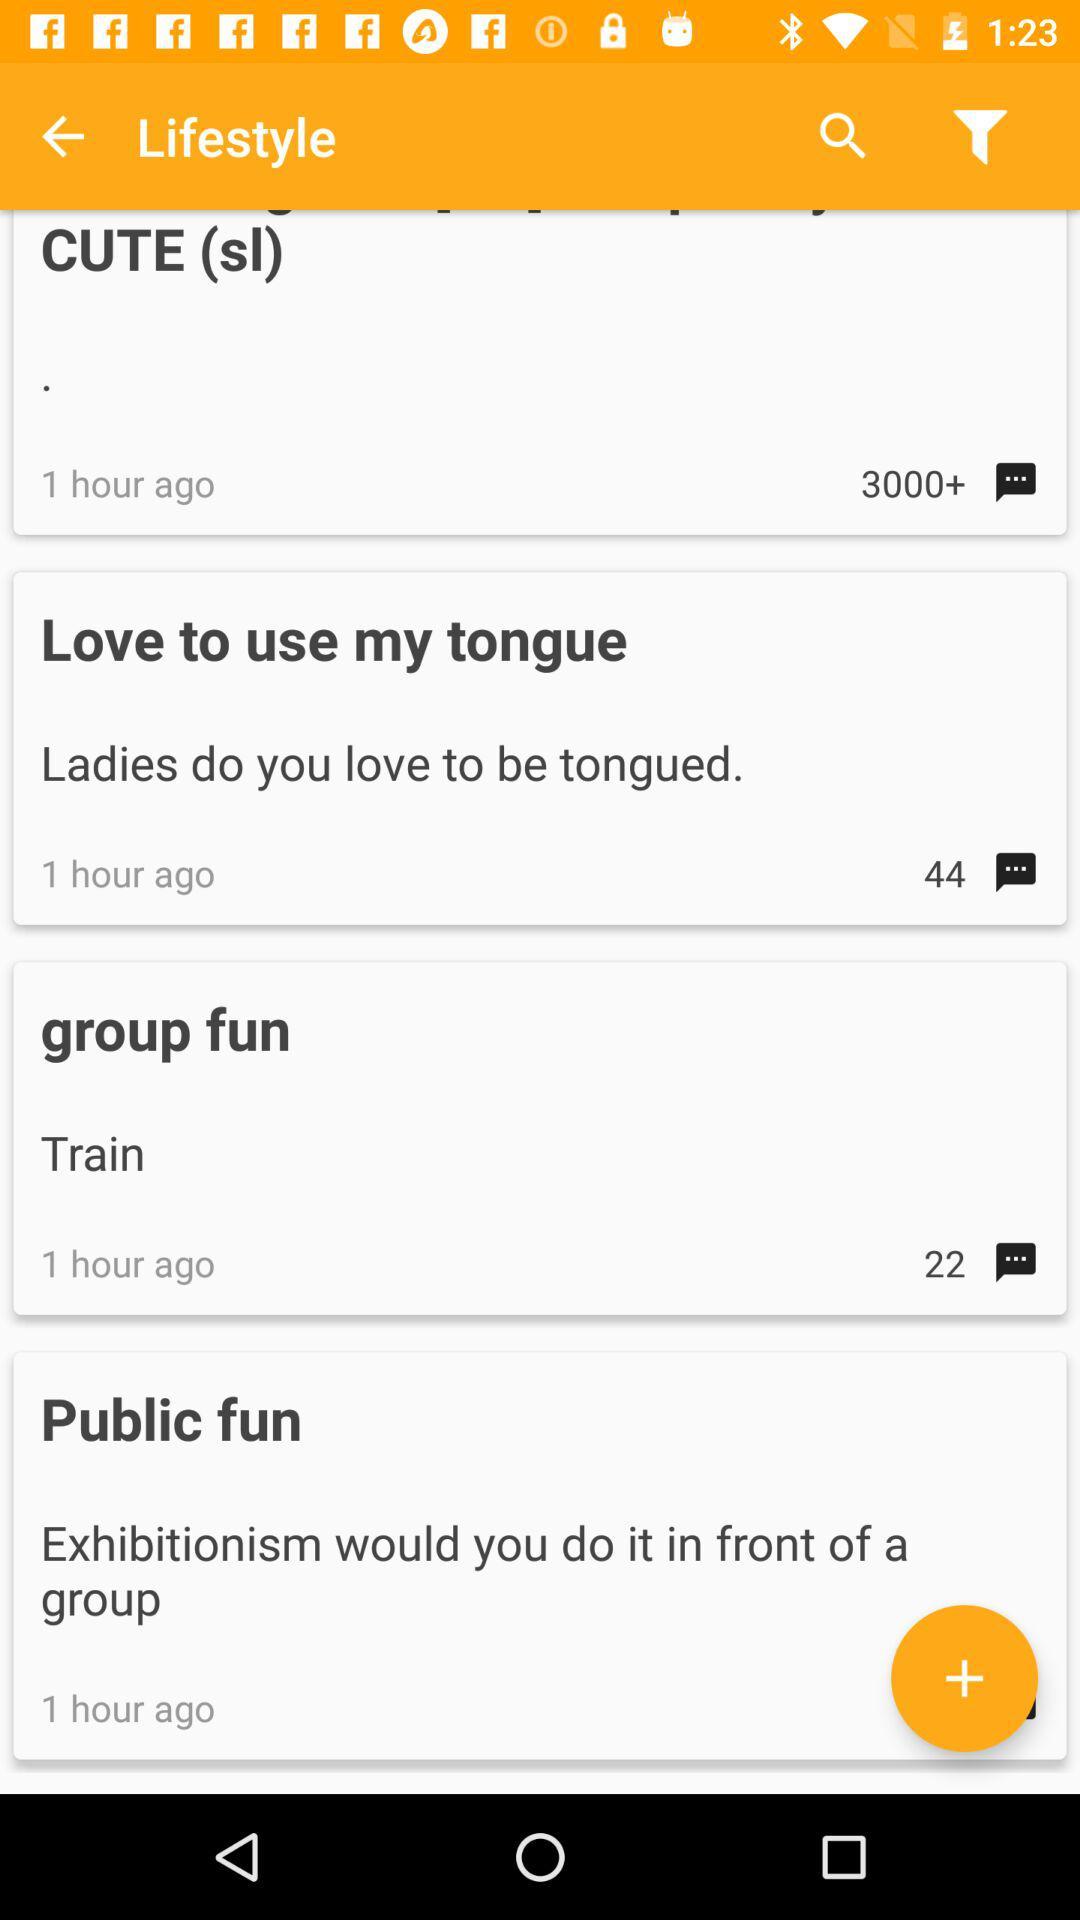 The image size is (1080, 1920). What do you see at coordinates (963, 1678) in the screenshot?
I see `the add icon` at bounding box center [963, 1678].